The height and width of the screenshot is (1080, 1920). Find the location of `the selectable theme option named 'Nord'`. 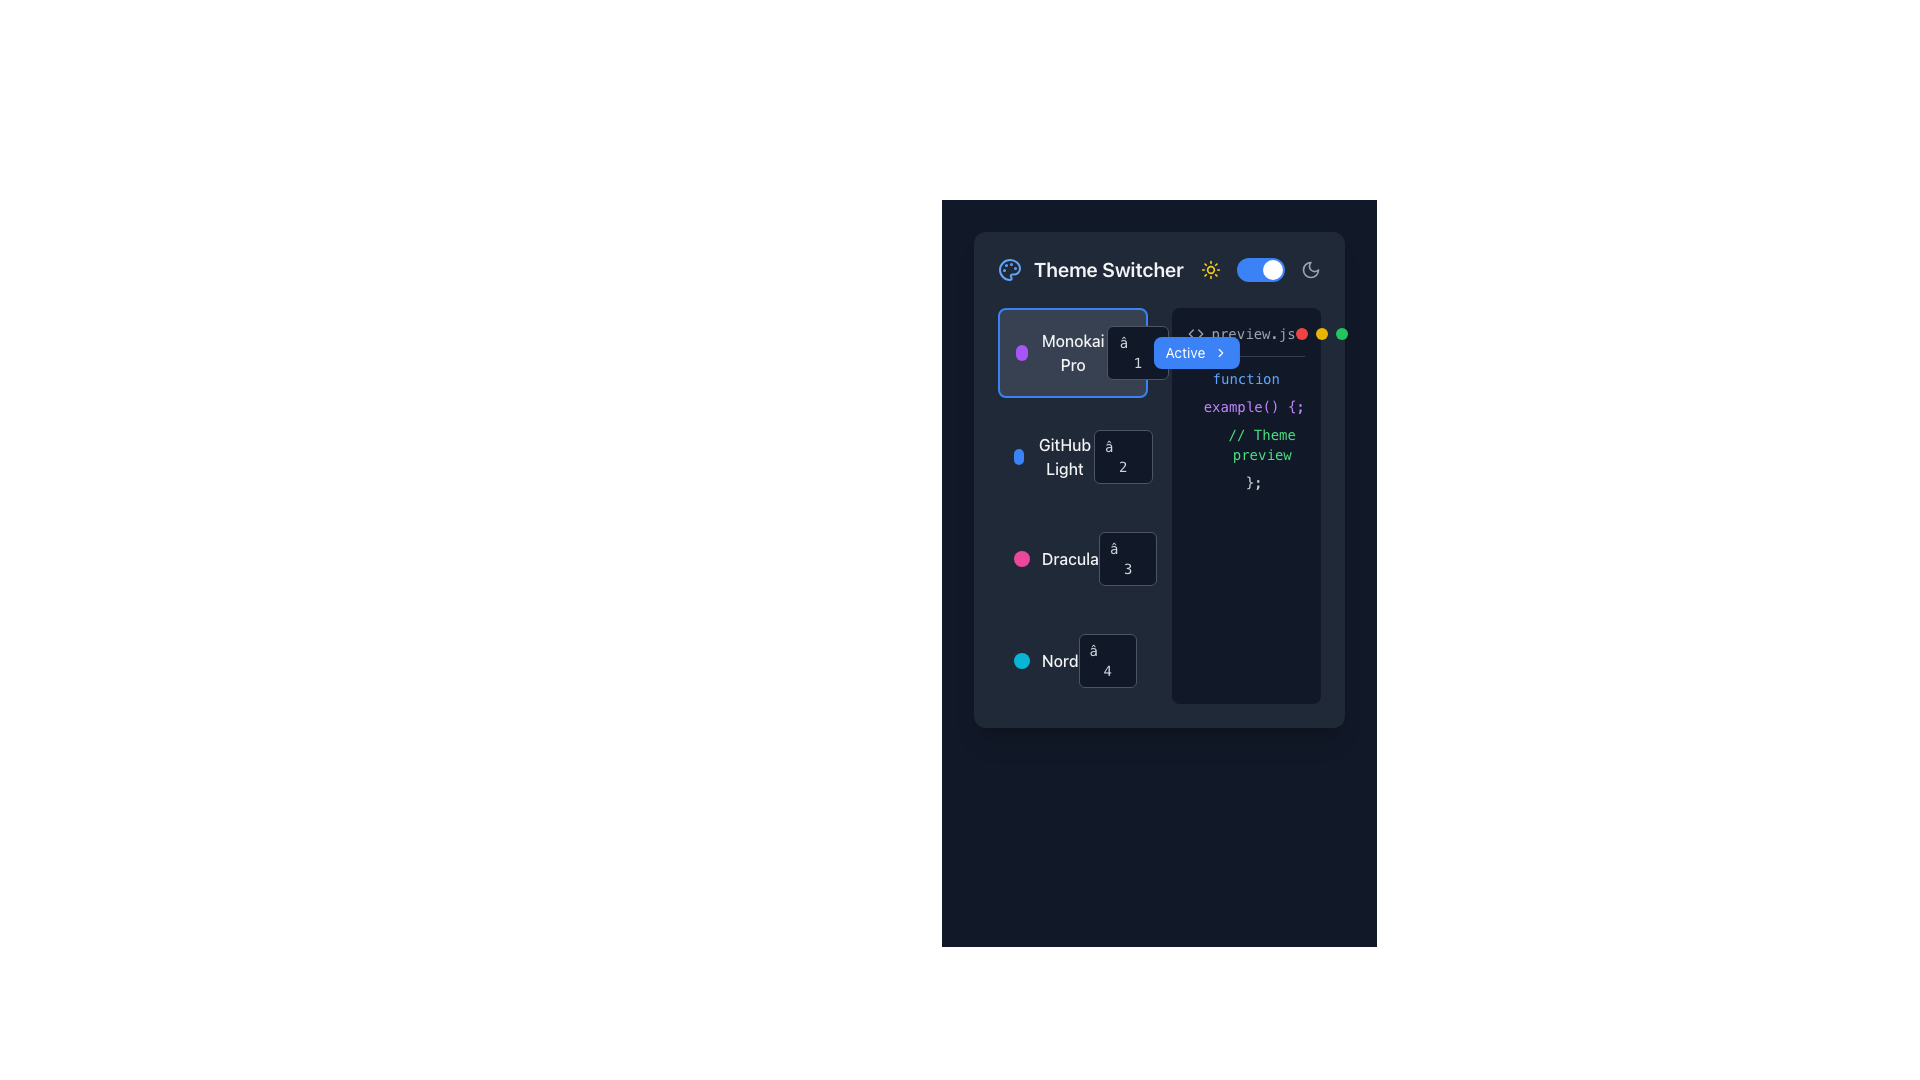

the selectable theme option named 'Nord' is located at coordinates (1071, 660).